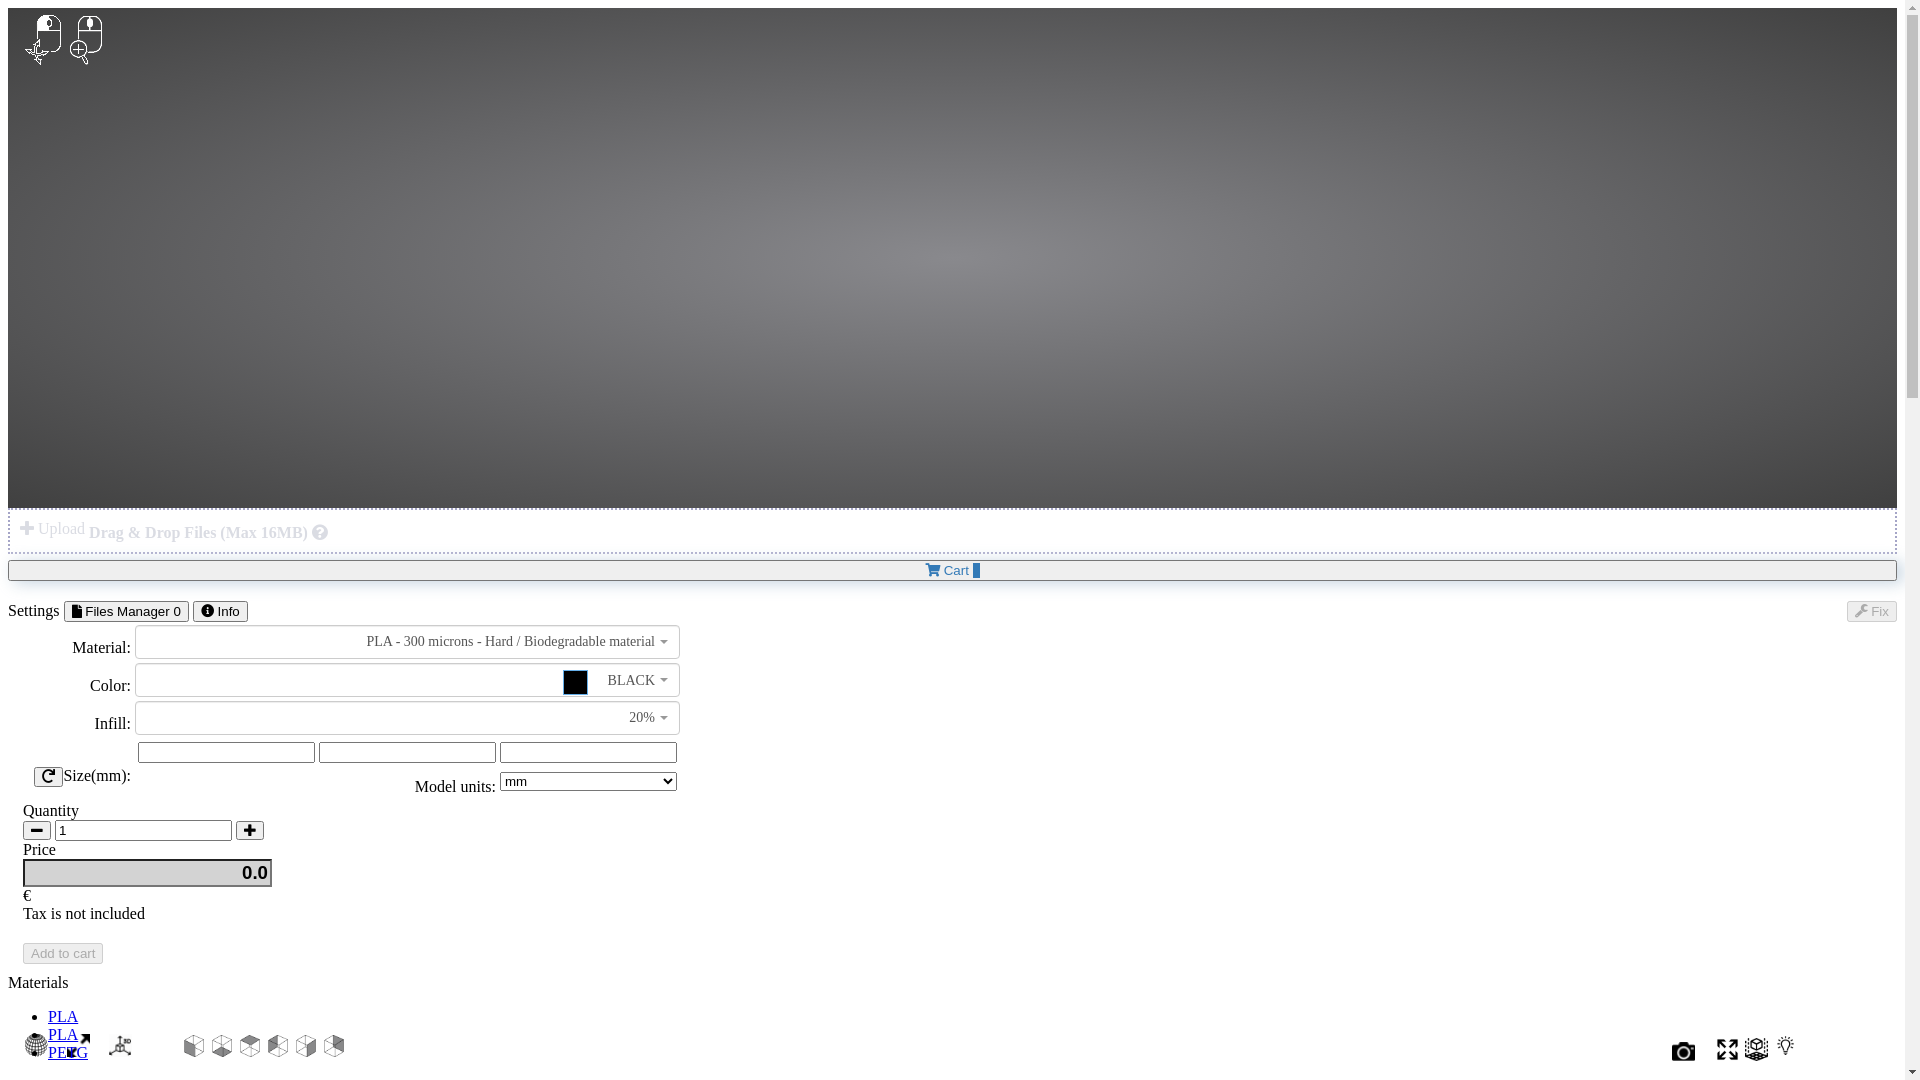 The width and height of the screenshot is (1920, 1080). I want to click on 'Back View', so click(334, 1050).